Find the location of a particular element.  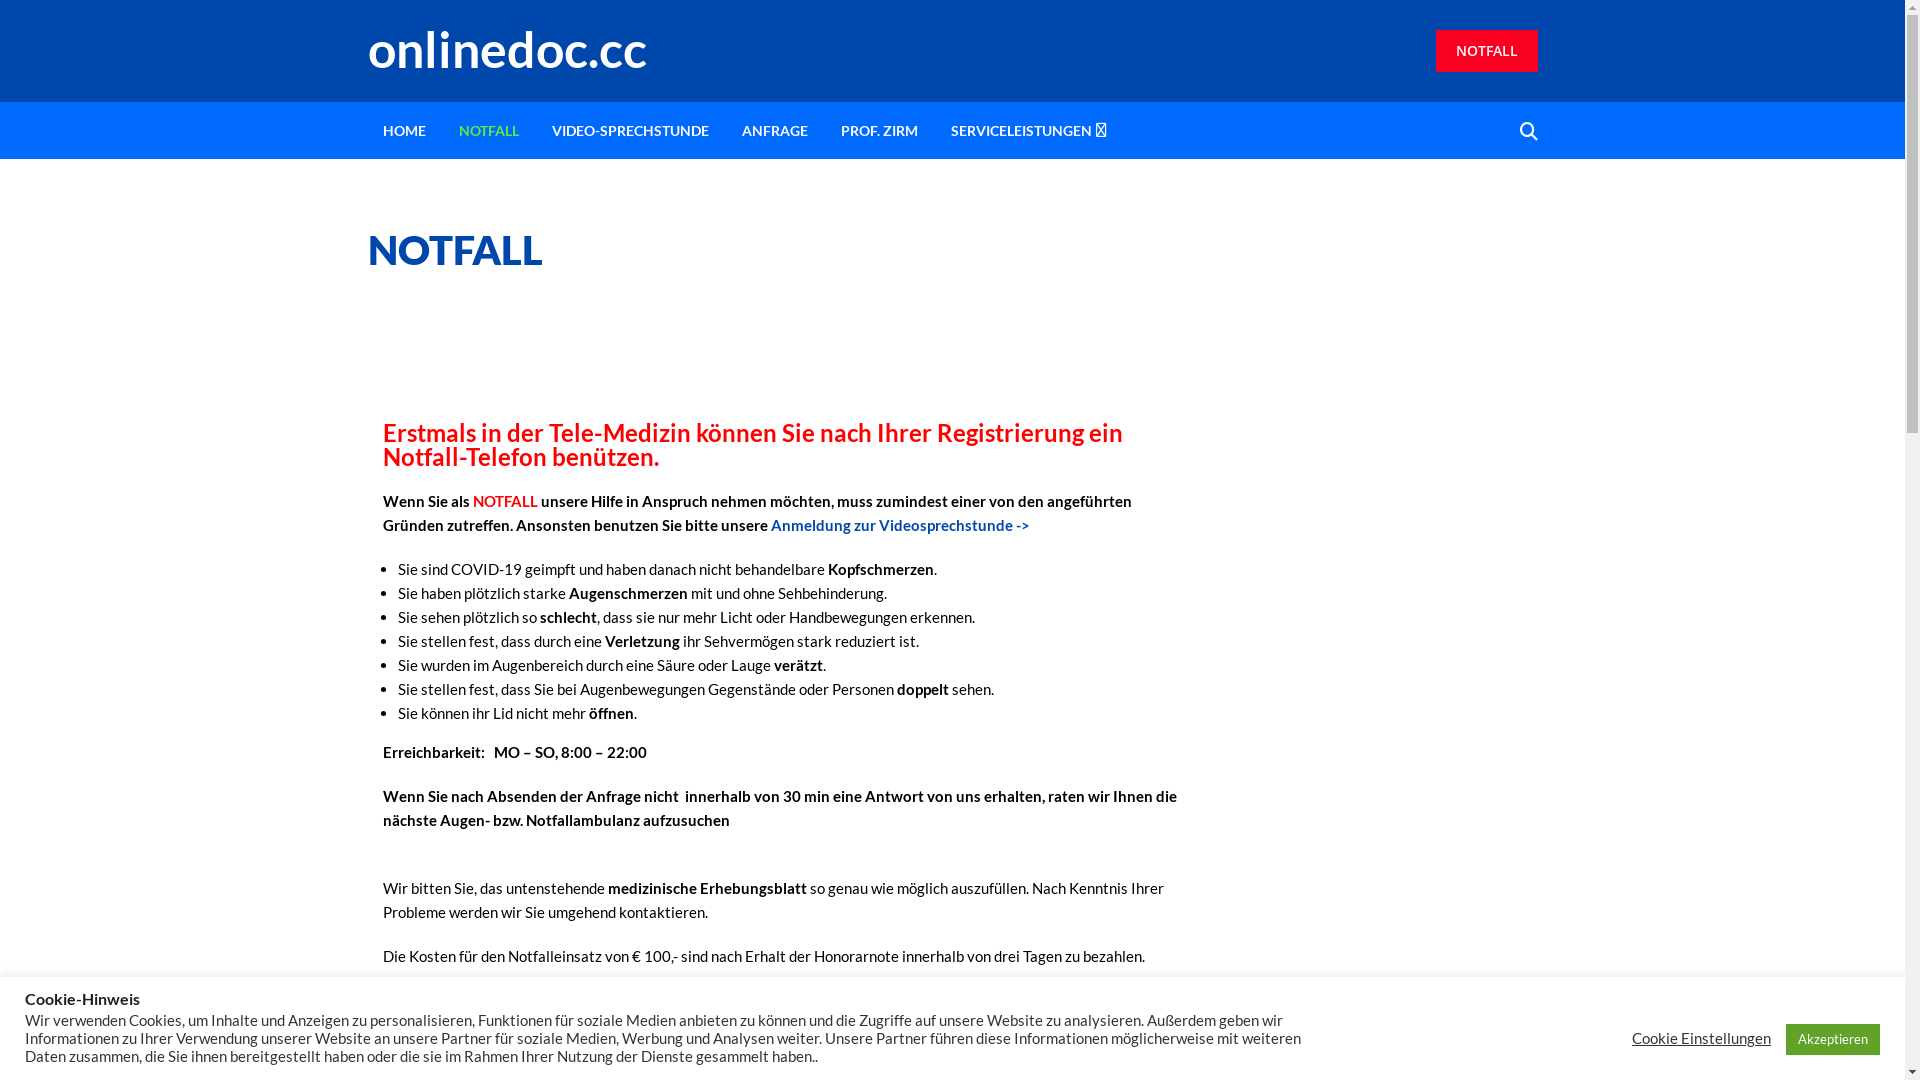

'Anmeldung zur Videosprechstunde ->' is located at coordinates (898, 523).